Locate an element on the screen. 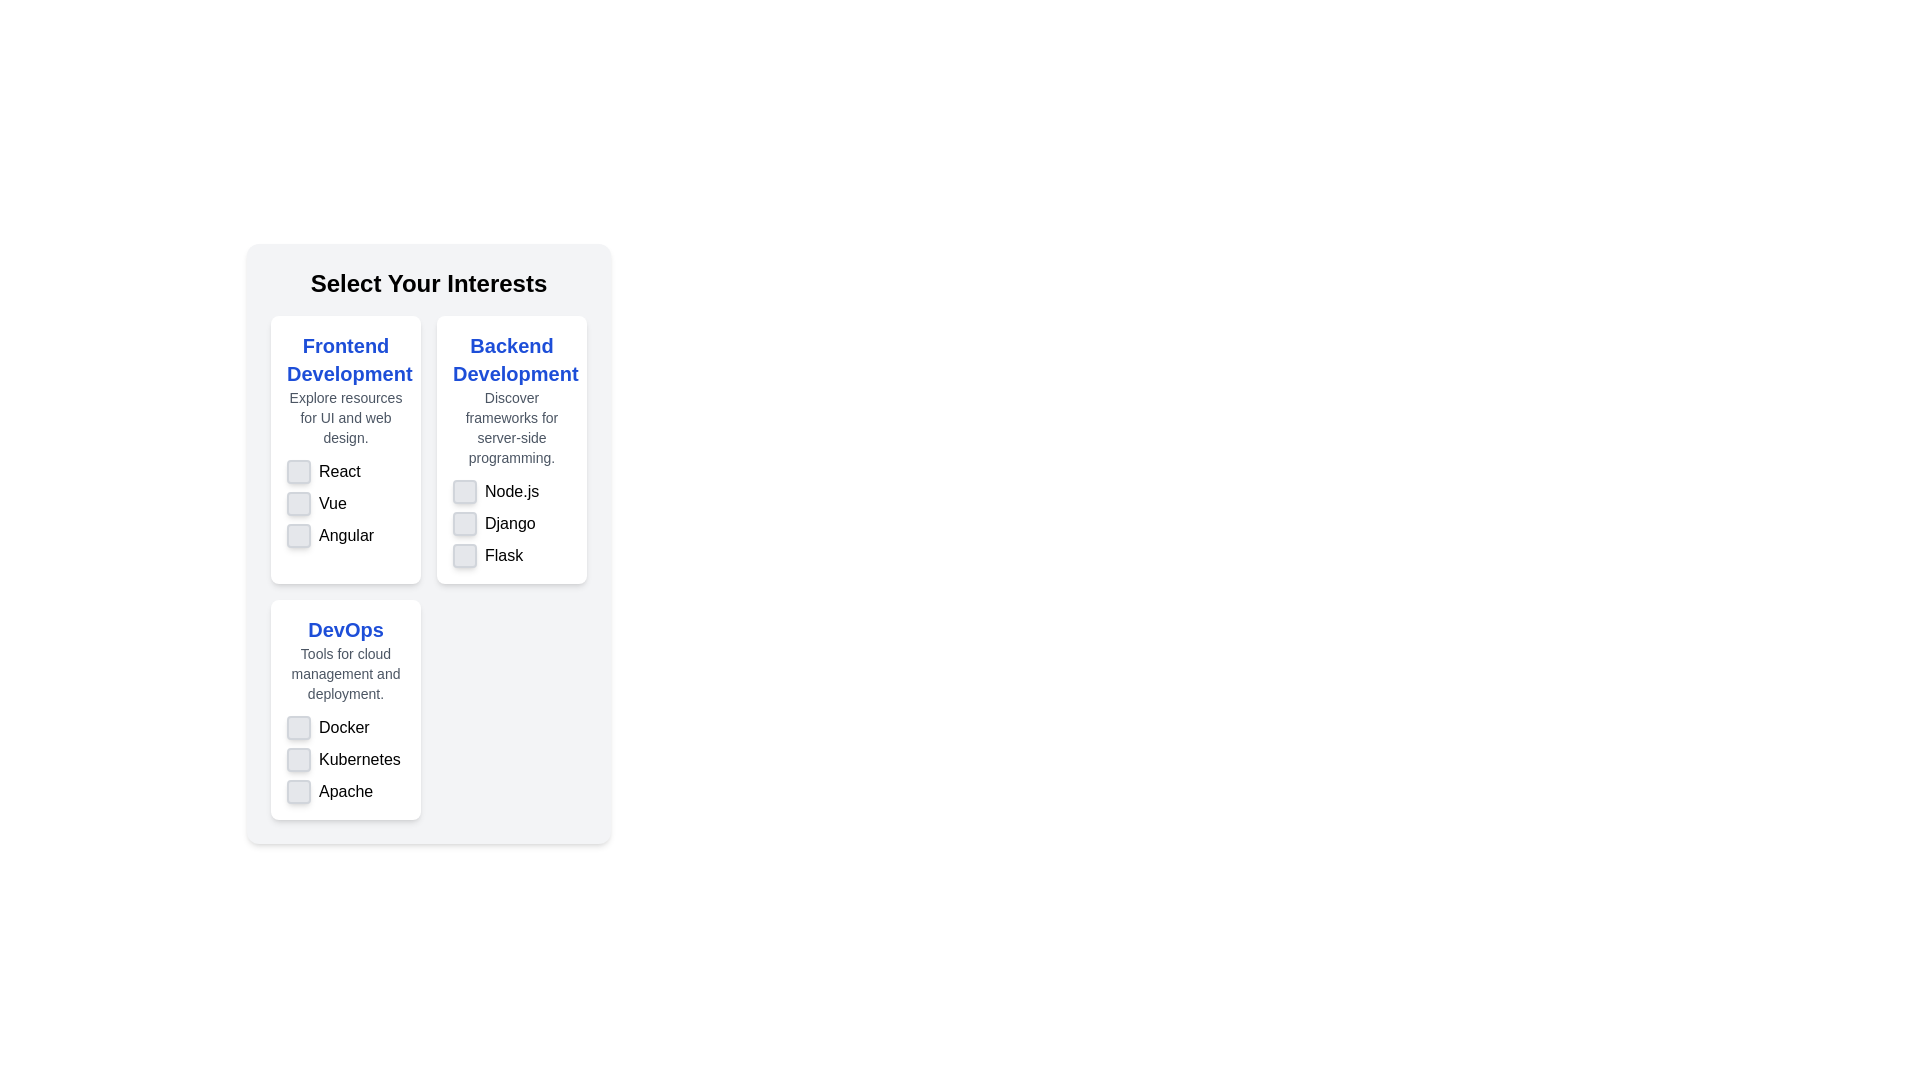 The width and height of the screenshot is (1920, 1080). text label 'Node.js' located to the right of the checkbox in the 'Backend Development' section, which is the first item in the list is located at coordinates (512, 492).